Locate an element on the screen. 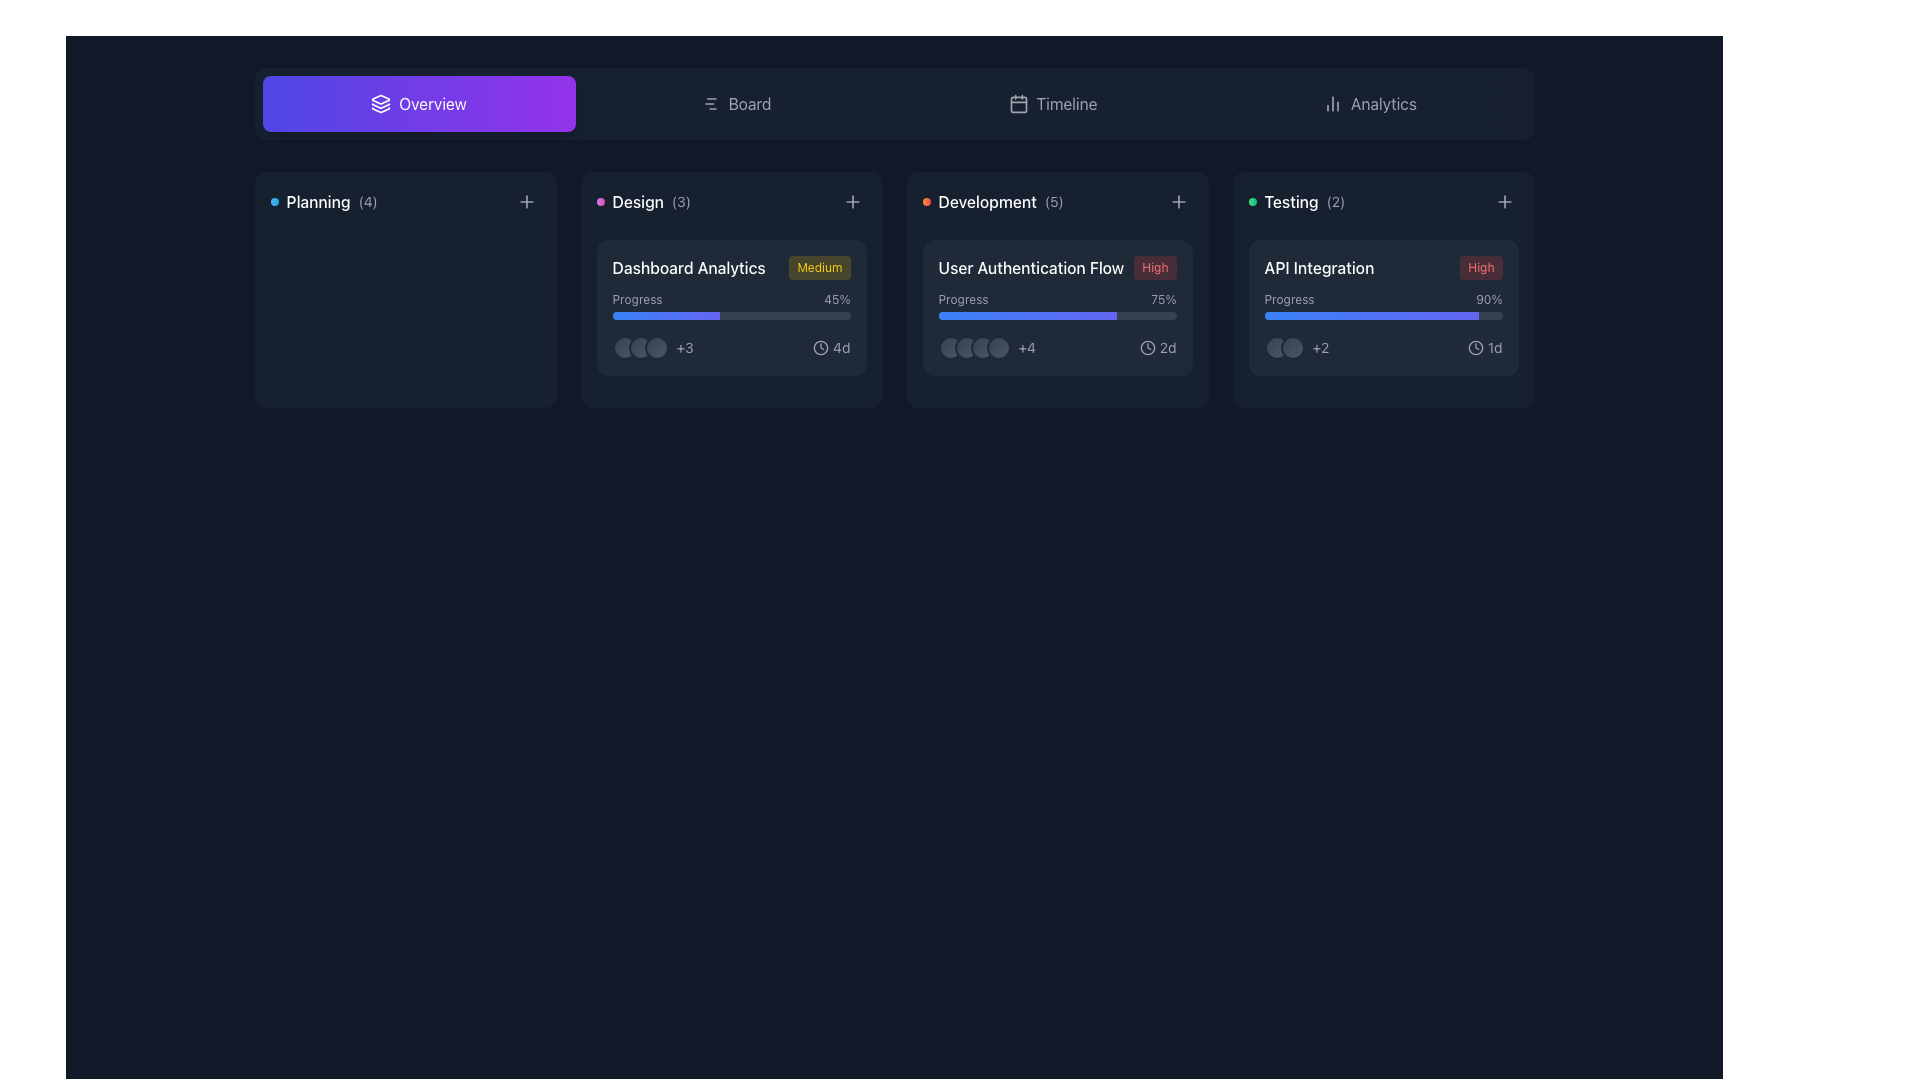  text of the metadata display element indicating the remaining duration or time-related information for the task within the 'Testing' card under the 'API Integration' section is located at coordinates (1485, 346).